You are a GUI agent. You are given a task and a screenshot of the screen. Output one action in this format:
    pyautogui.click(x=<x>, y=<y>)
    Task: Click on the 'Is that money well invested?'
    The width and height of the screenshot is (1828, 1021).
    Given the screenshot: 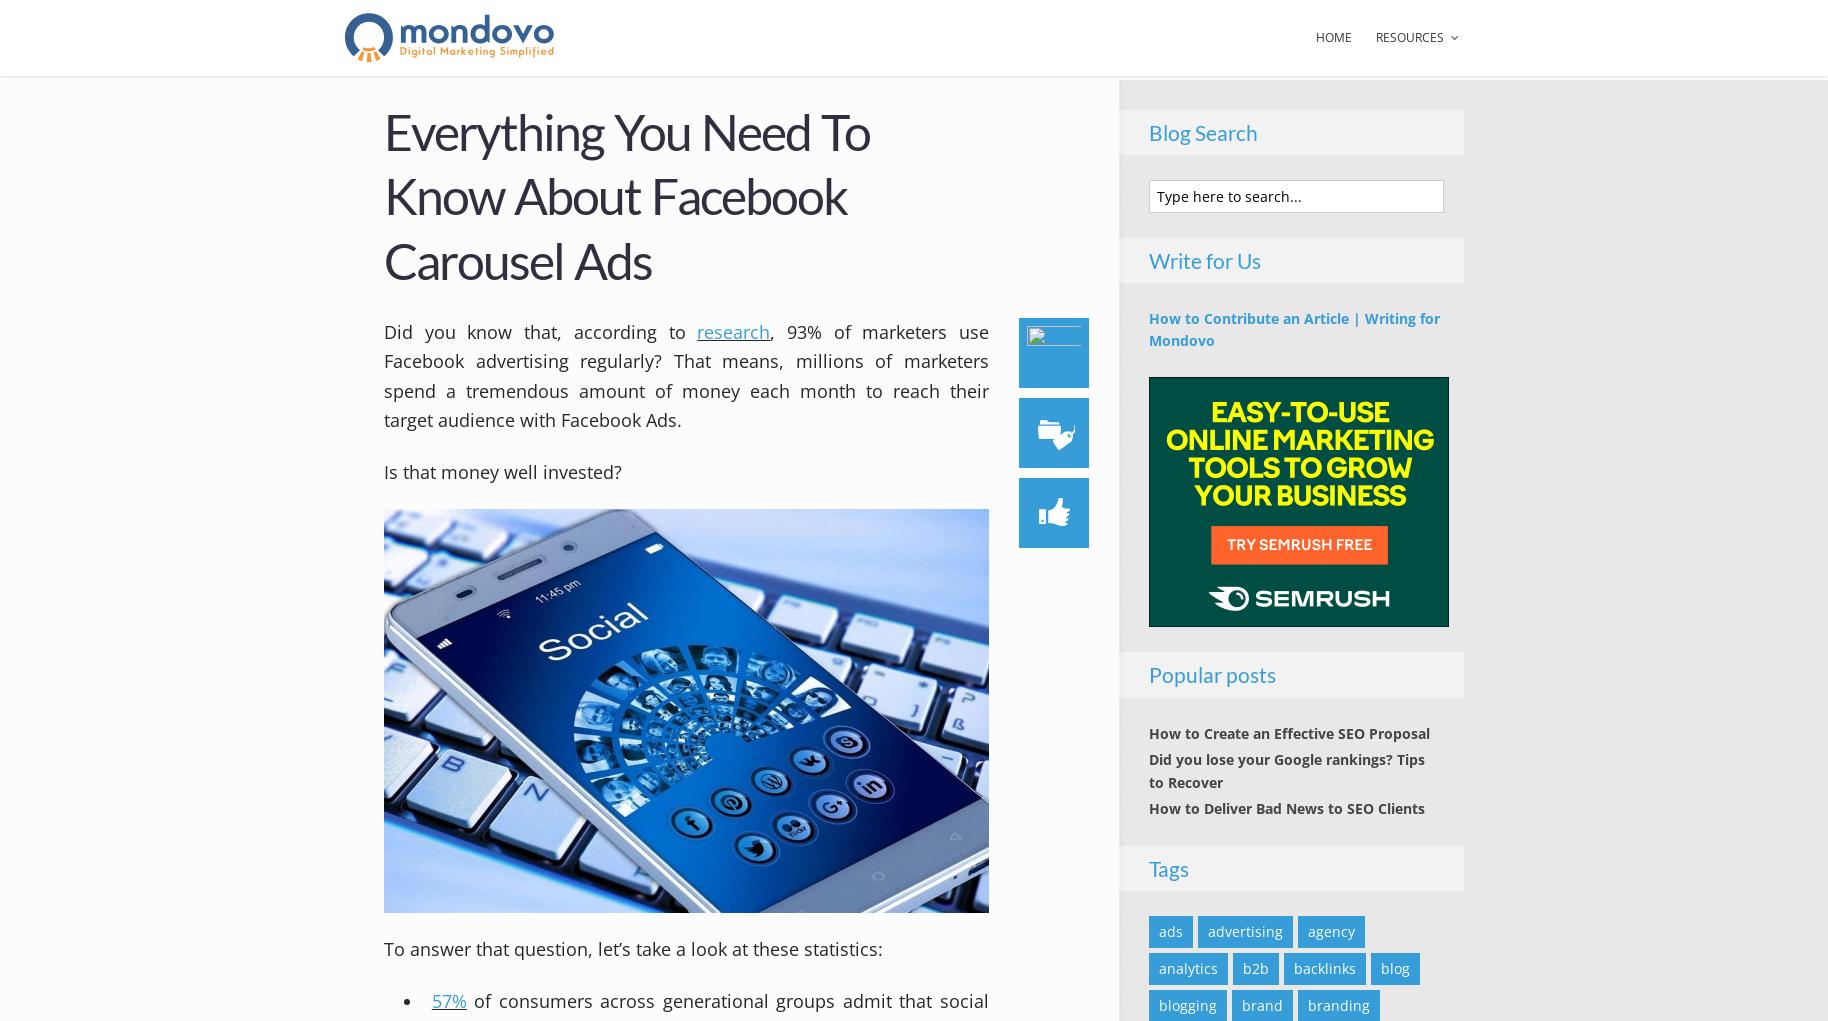 What is the action you would take?
    pyautogui.click(x=502, y=470)
    